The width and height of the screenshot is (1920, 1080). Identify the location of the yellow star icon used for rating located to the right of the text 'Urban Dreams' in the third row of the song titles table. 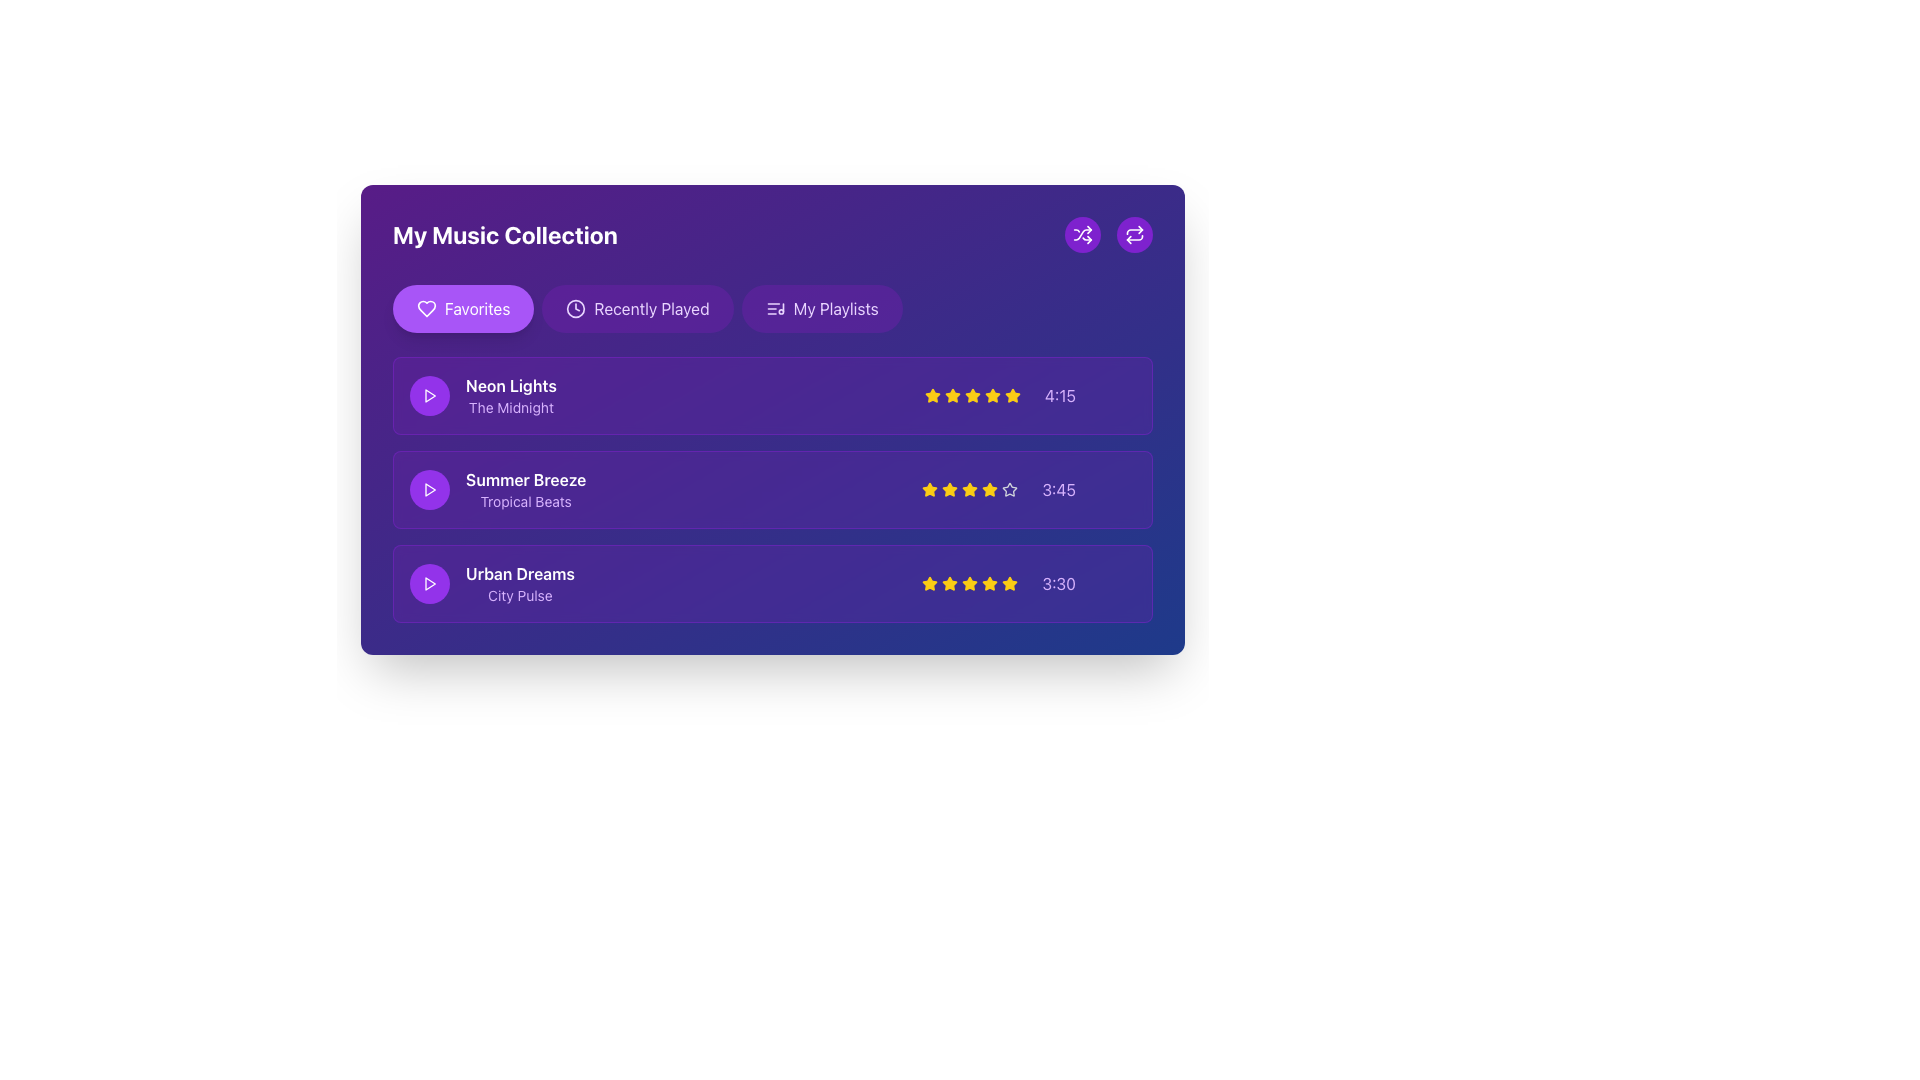
(970, 583).